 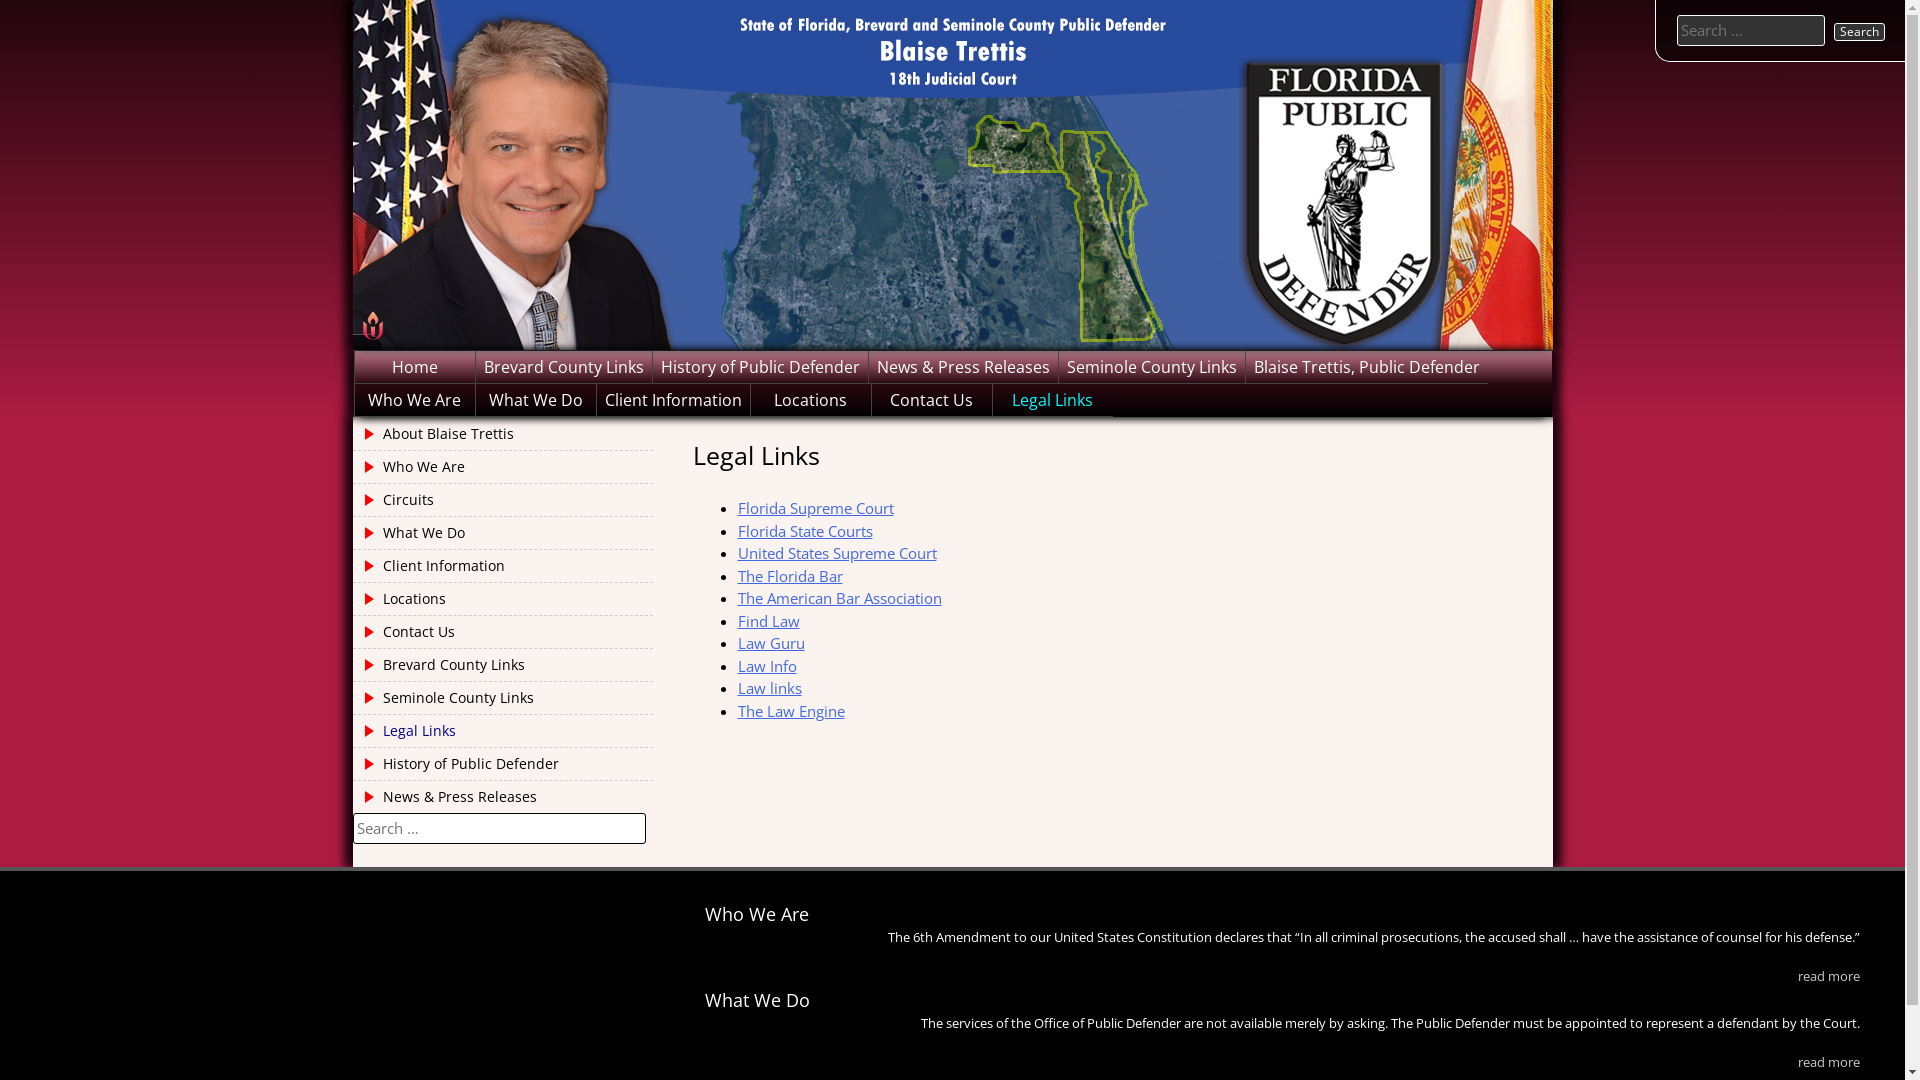 I want to click on 'Brevard County Links', so click(x=563, y=366).